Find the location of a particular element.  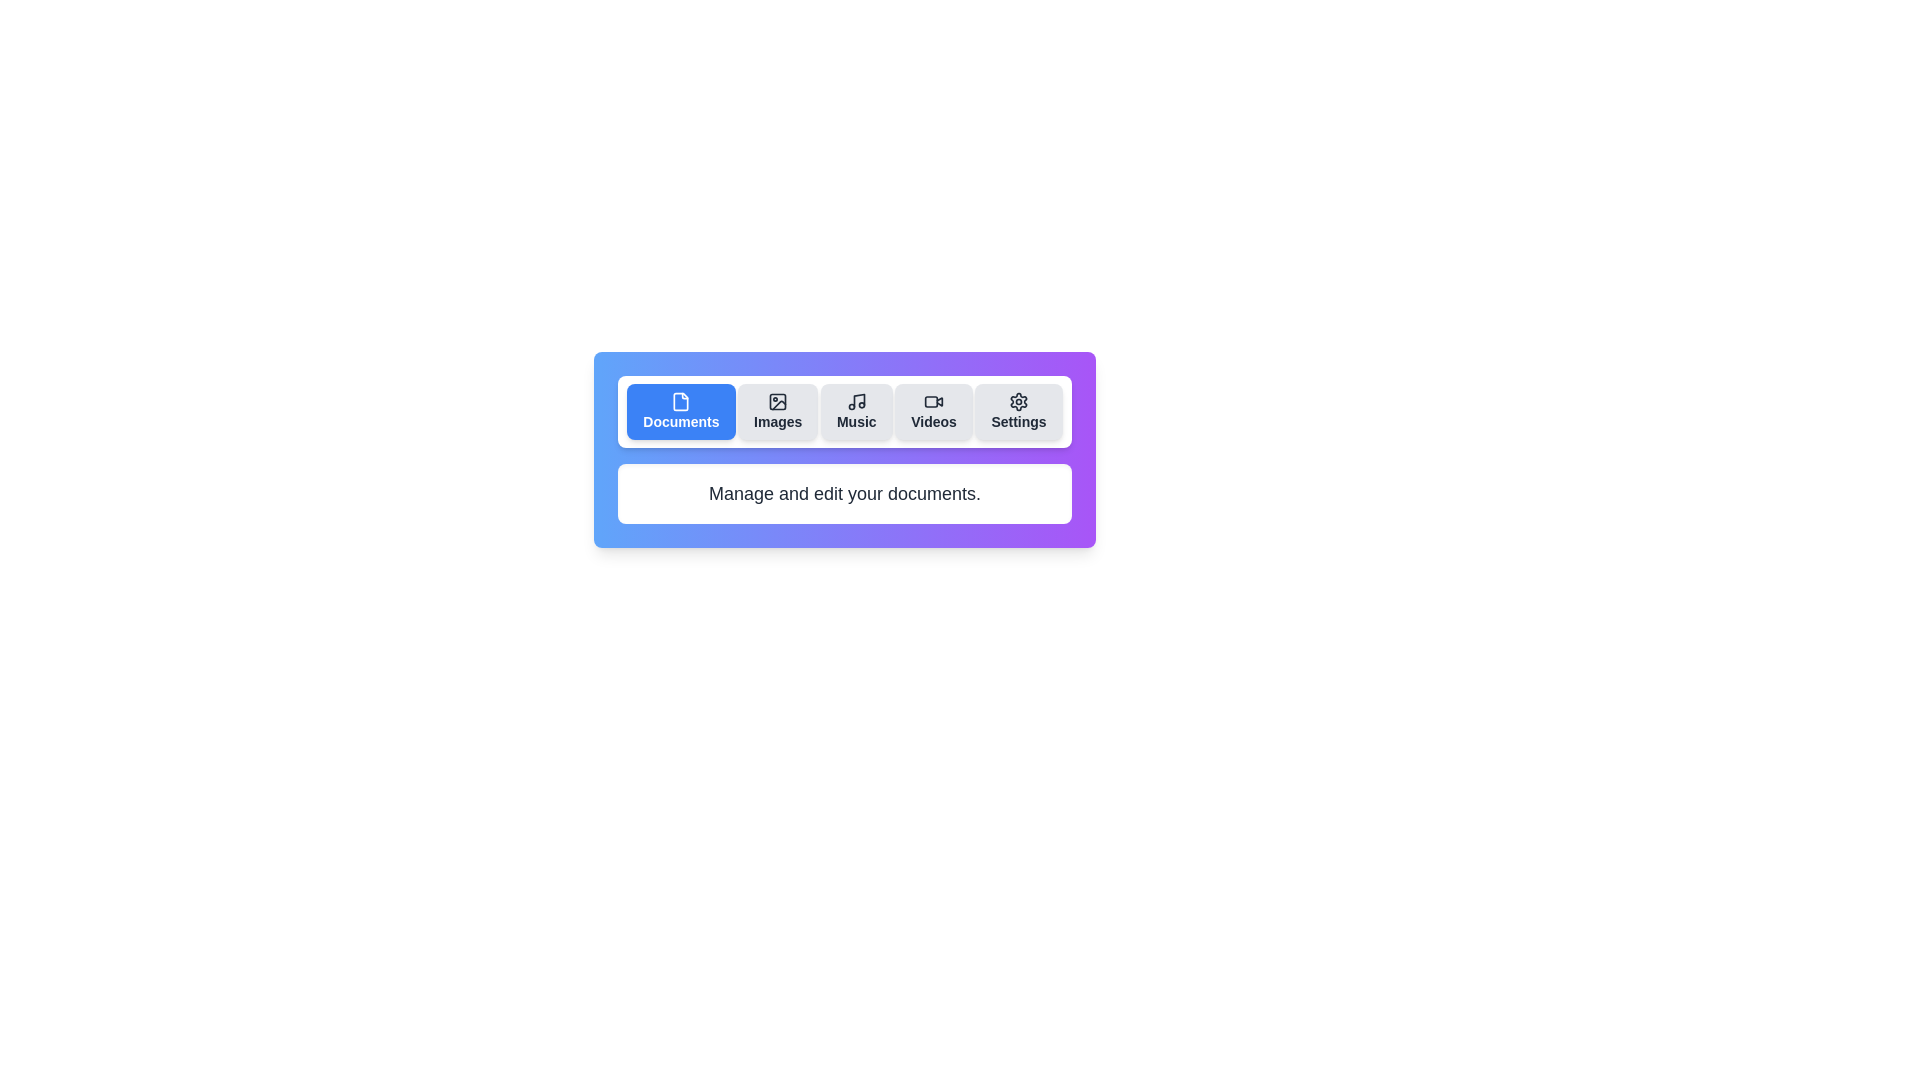

the tab labeled Music is located at coordinates (856, 411).